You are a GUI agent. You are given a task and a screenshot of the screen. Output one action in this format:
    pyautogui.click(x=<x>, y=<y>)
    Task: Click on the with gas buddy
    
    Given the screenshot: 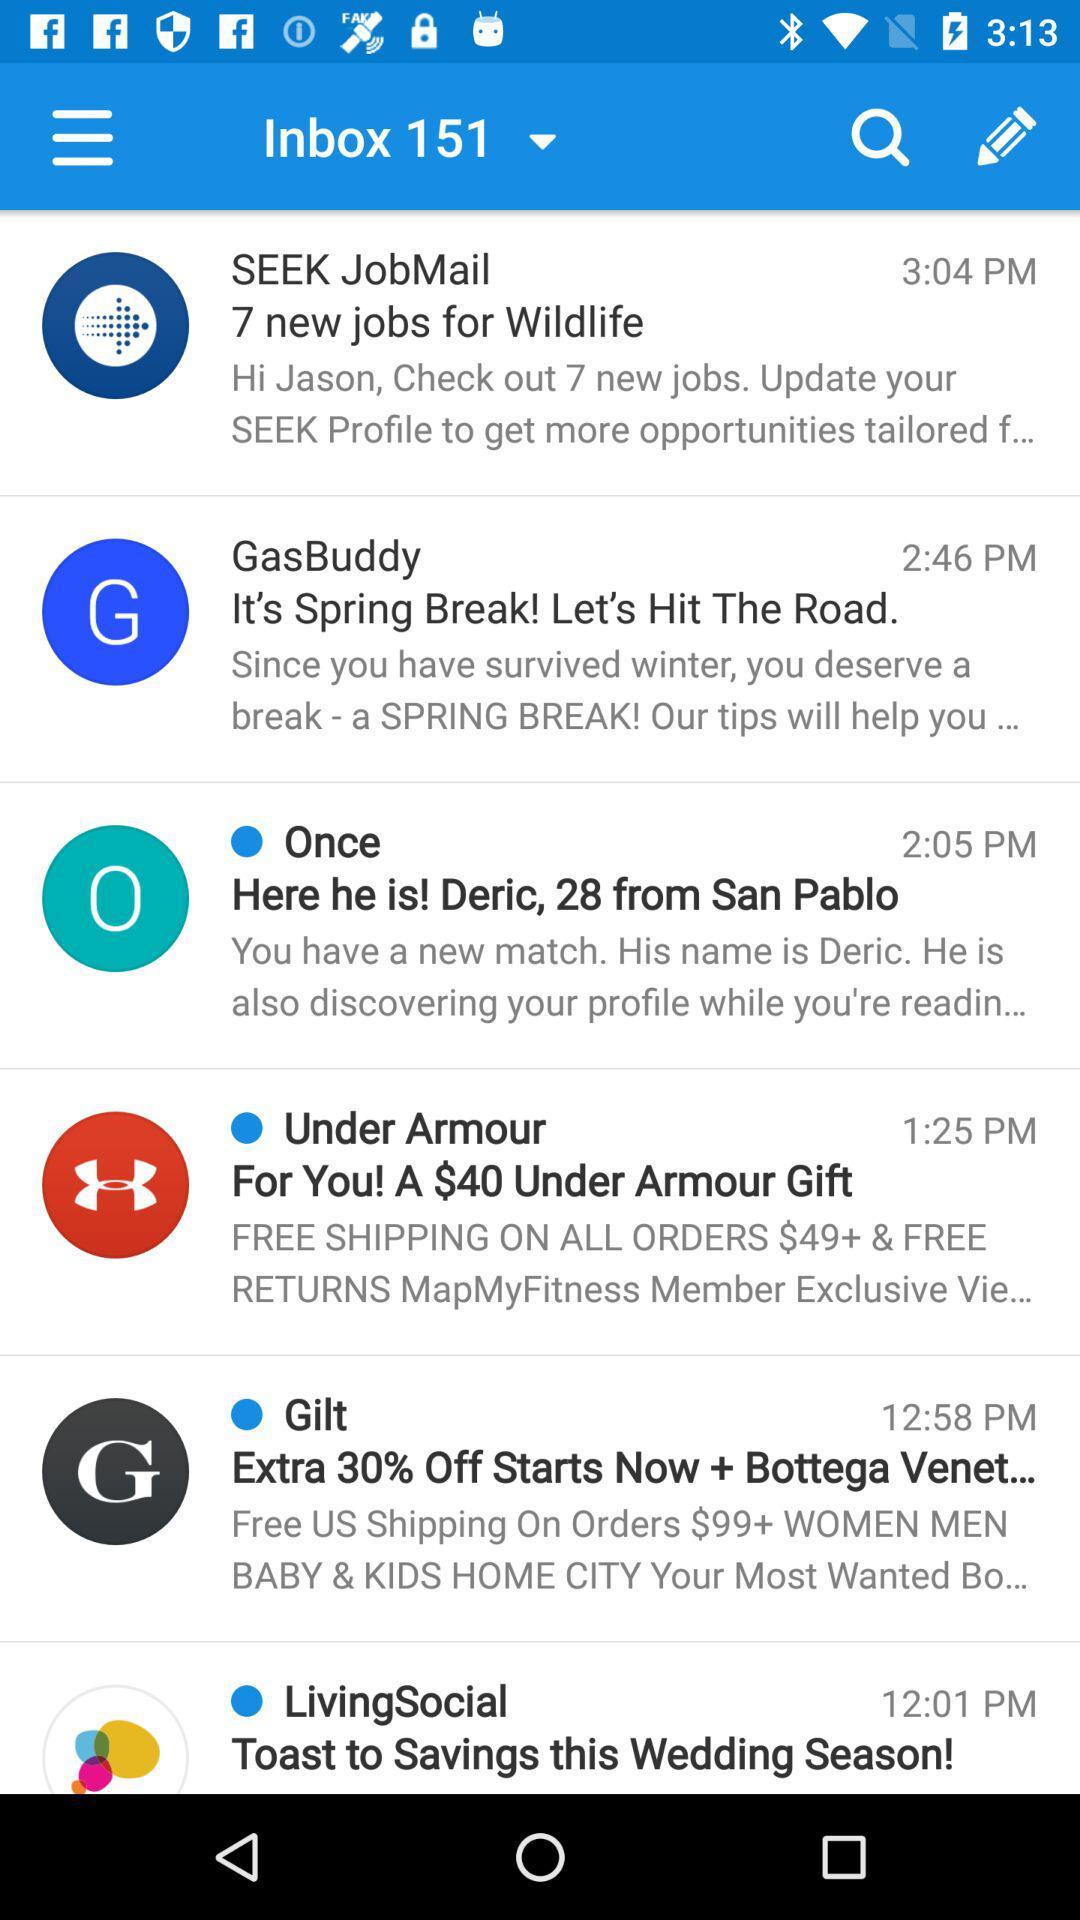 What is the action you would take?
    pyautogui.click(x=115, y=610)
    